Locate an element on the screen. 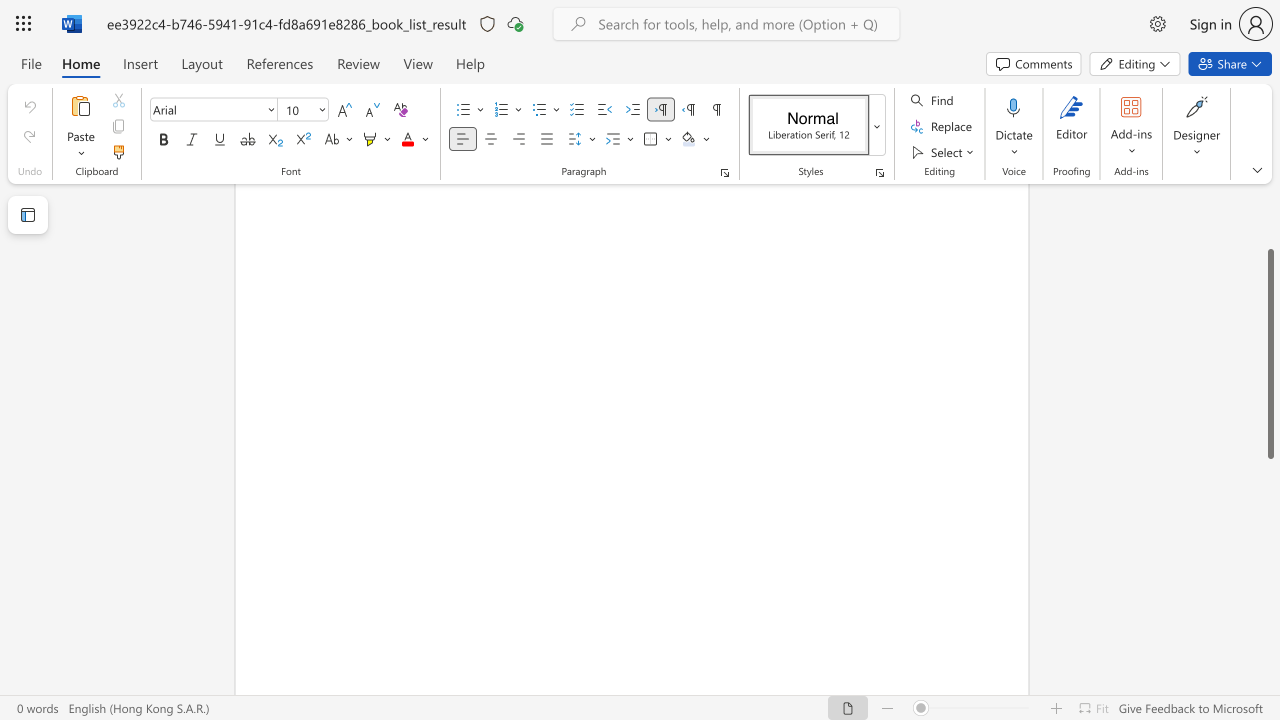  the vertical scrollbar to lower the page content is located at coordinates (1269, 580).